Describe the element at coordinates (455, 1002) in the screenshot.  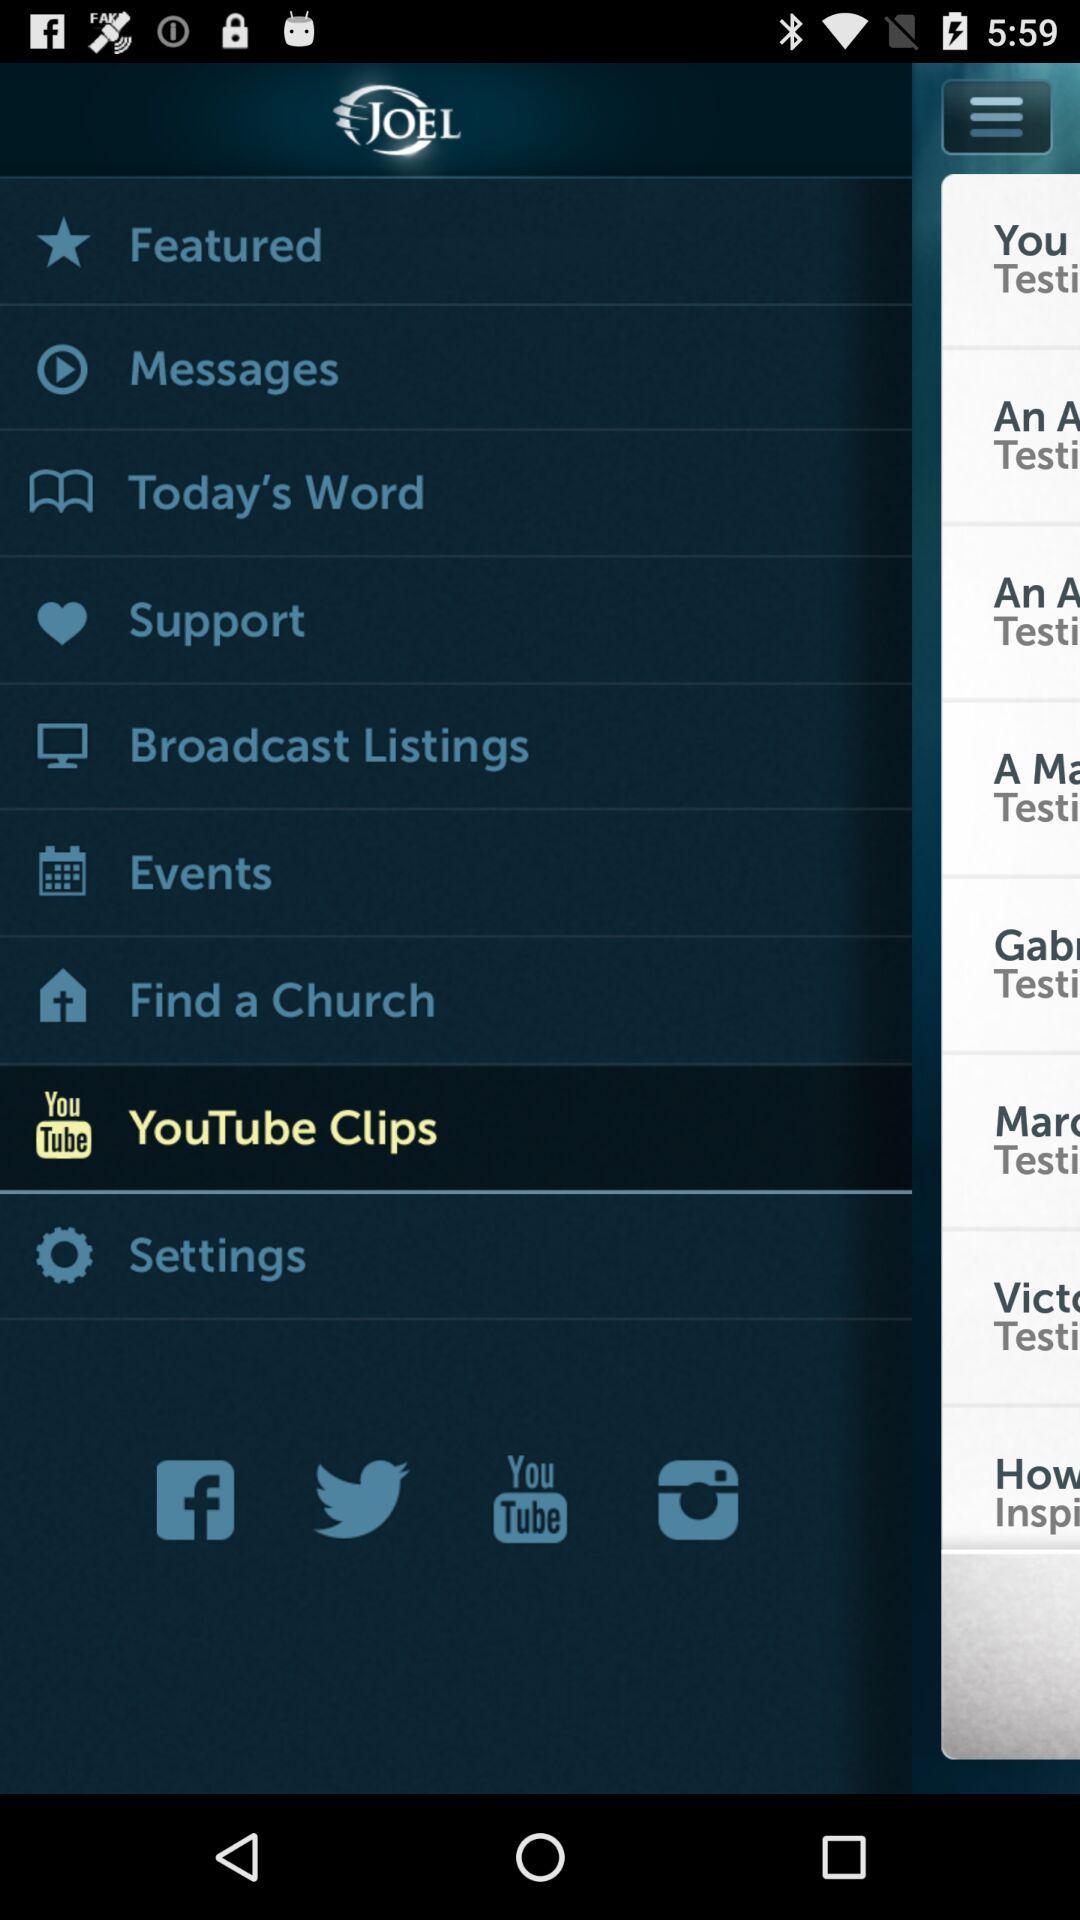
I see `home button` at that location.